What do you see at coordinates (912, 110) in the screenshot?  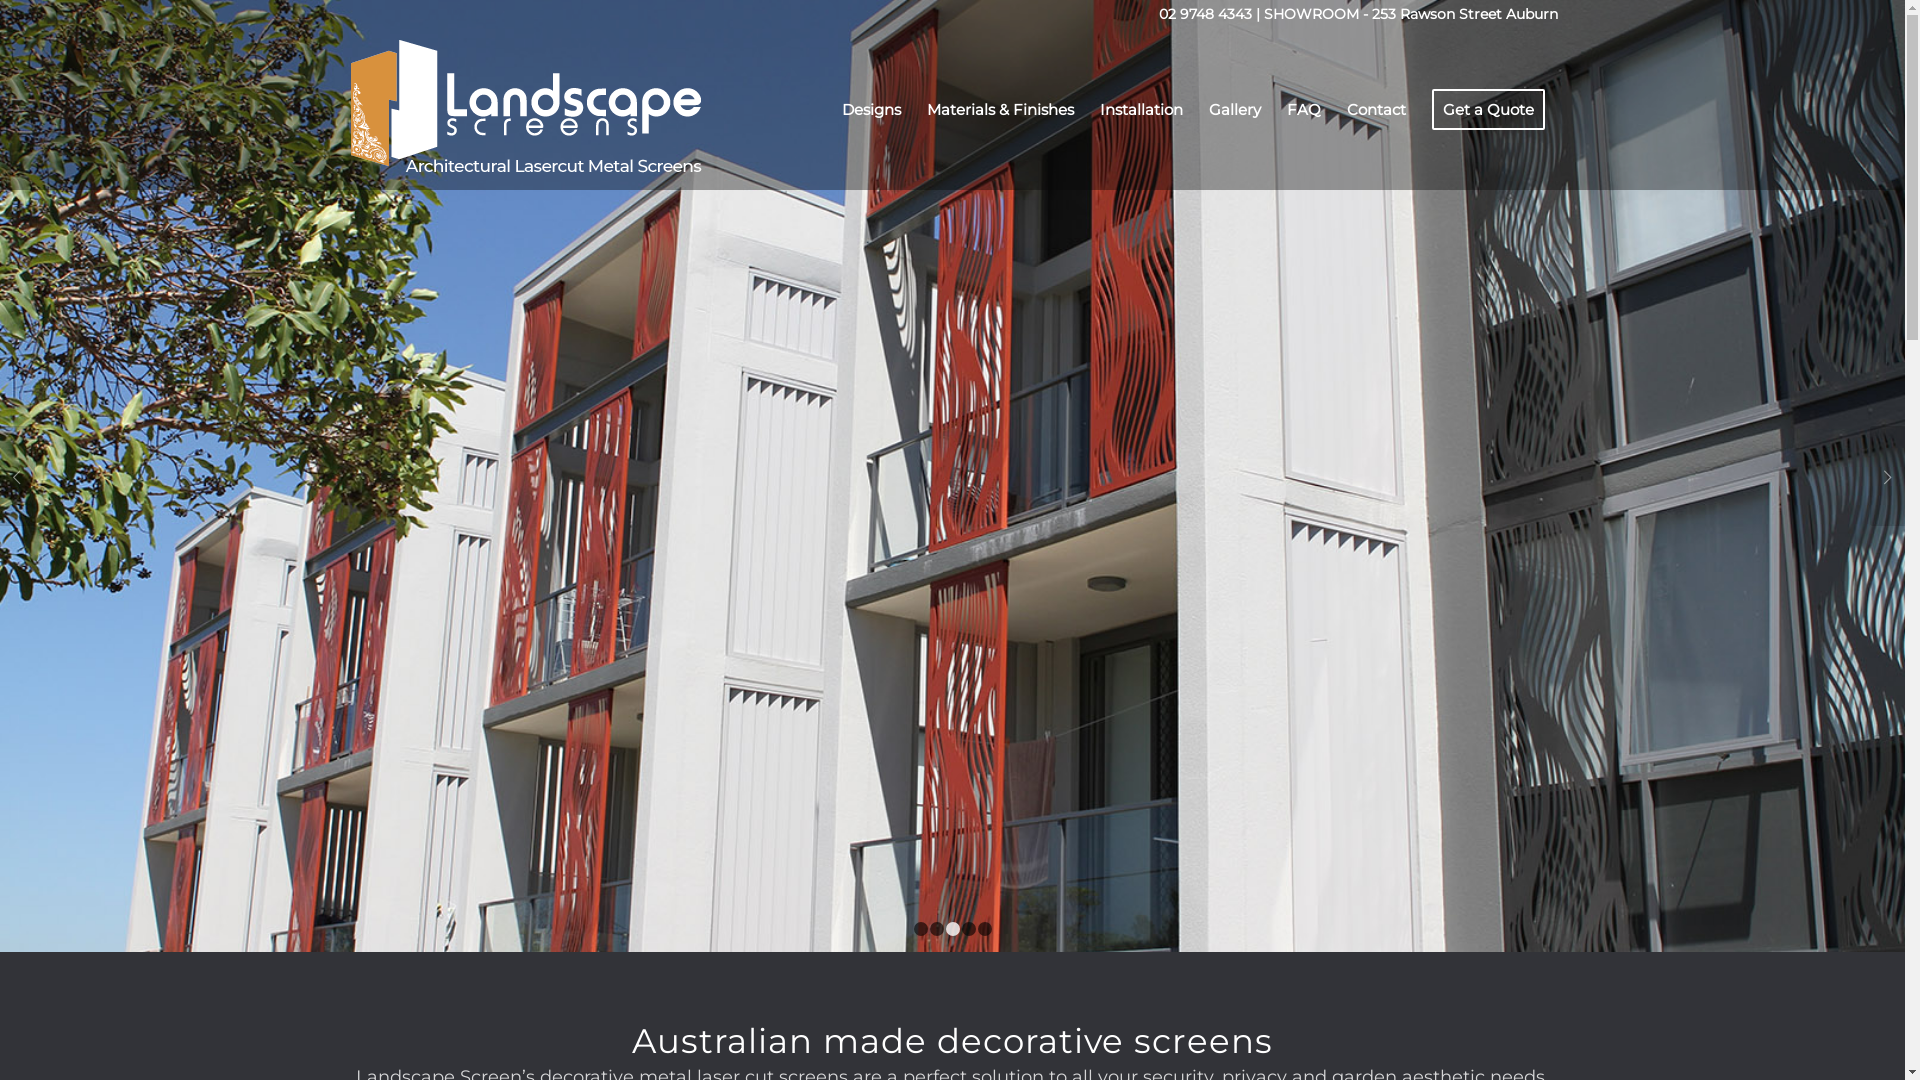 I see `'Materials & Finishes'` at bounding box center [912, 110].